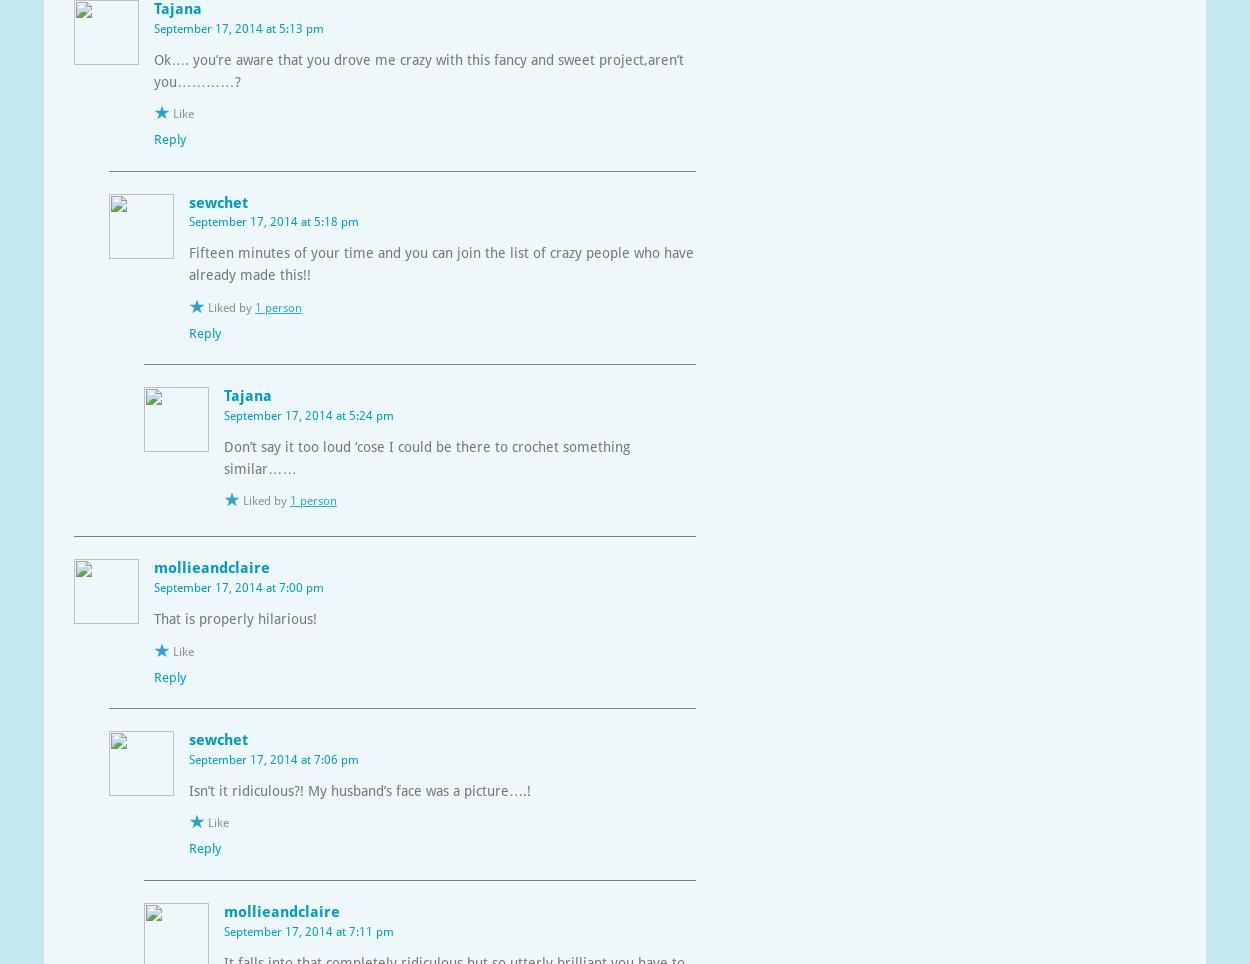 This screenshot has width=1250, height=964. What do you see at coordinates (238, 585) in the screenshot?
I see `'September 17, 2014 at 7:00 pm'` at bounding box center [238, 585].